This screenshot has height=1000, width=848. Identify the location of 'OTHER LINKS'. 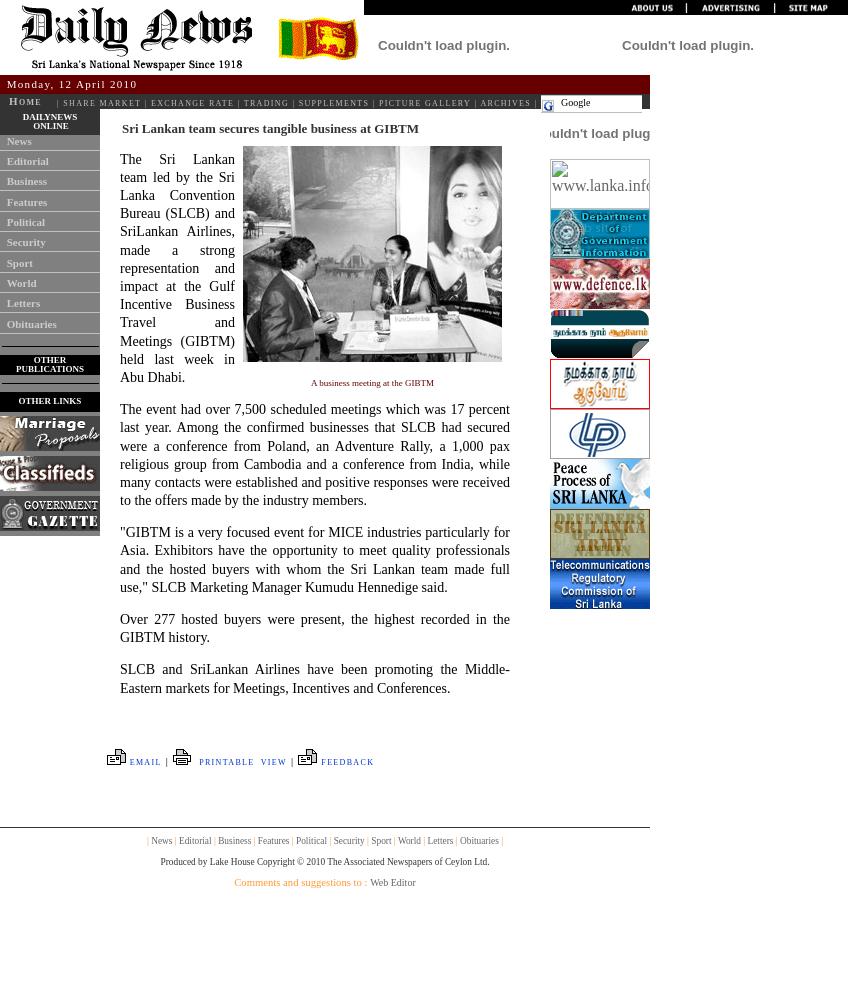
(48, 401).